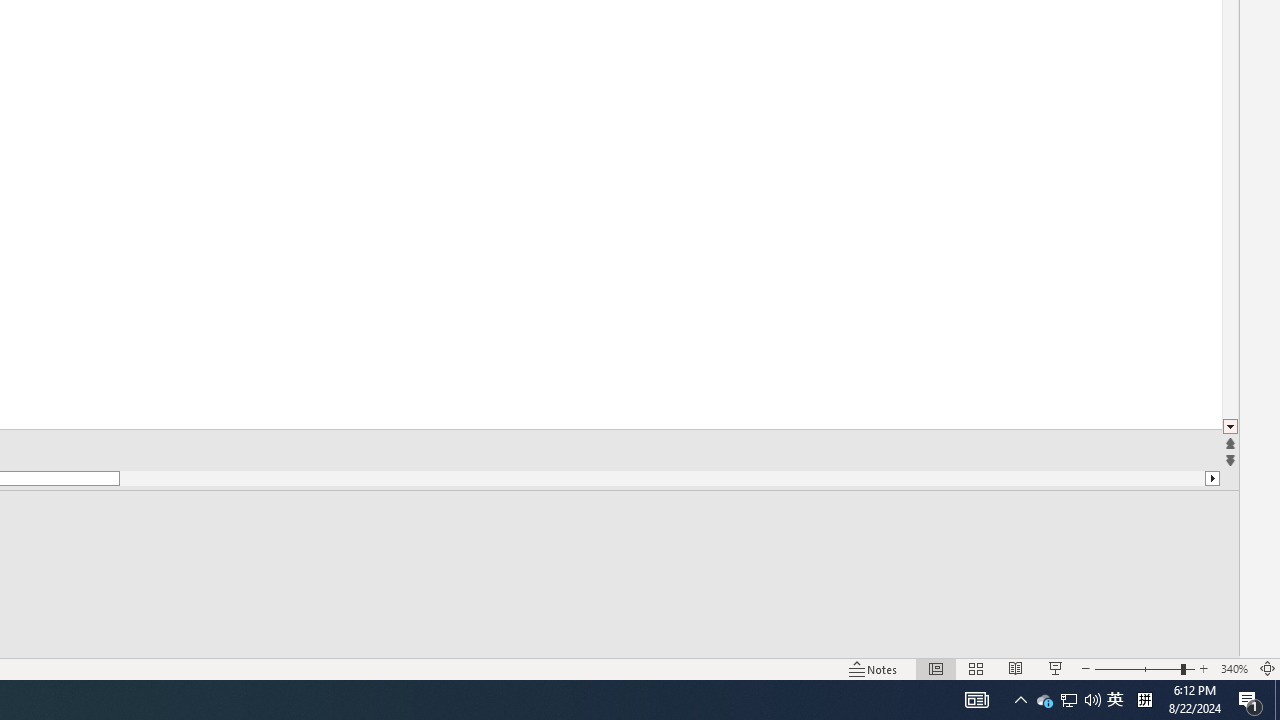 The image size is (1280, 720). I want to click on 'Zoom 340%', so click(1233, 669).